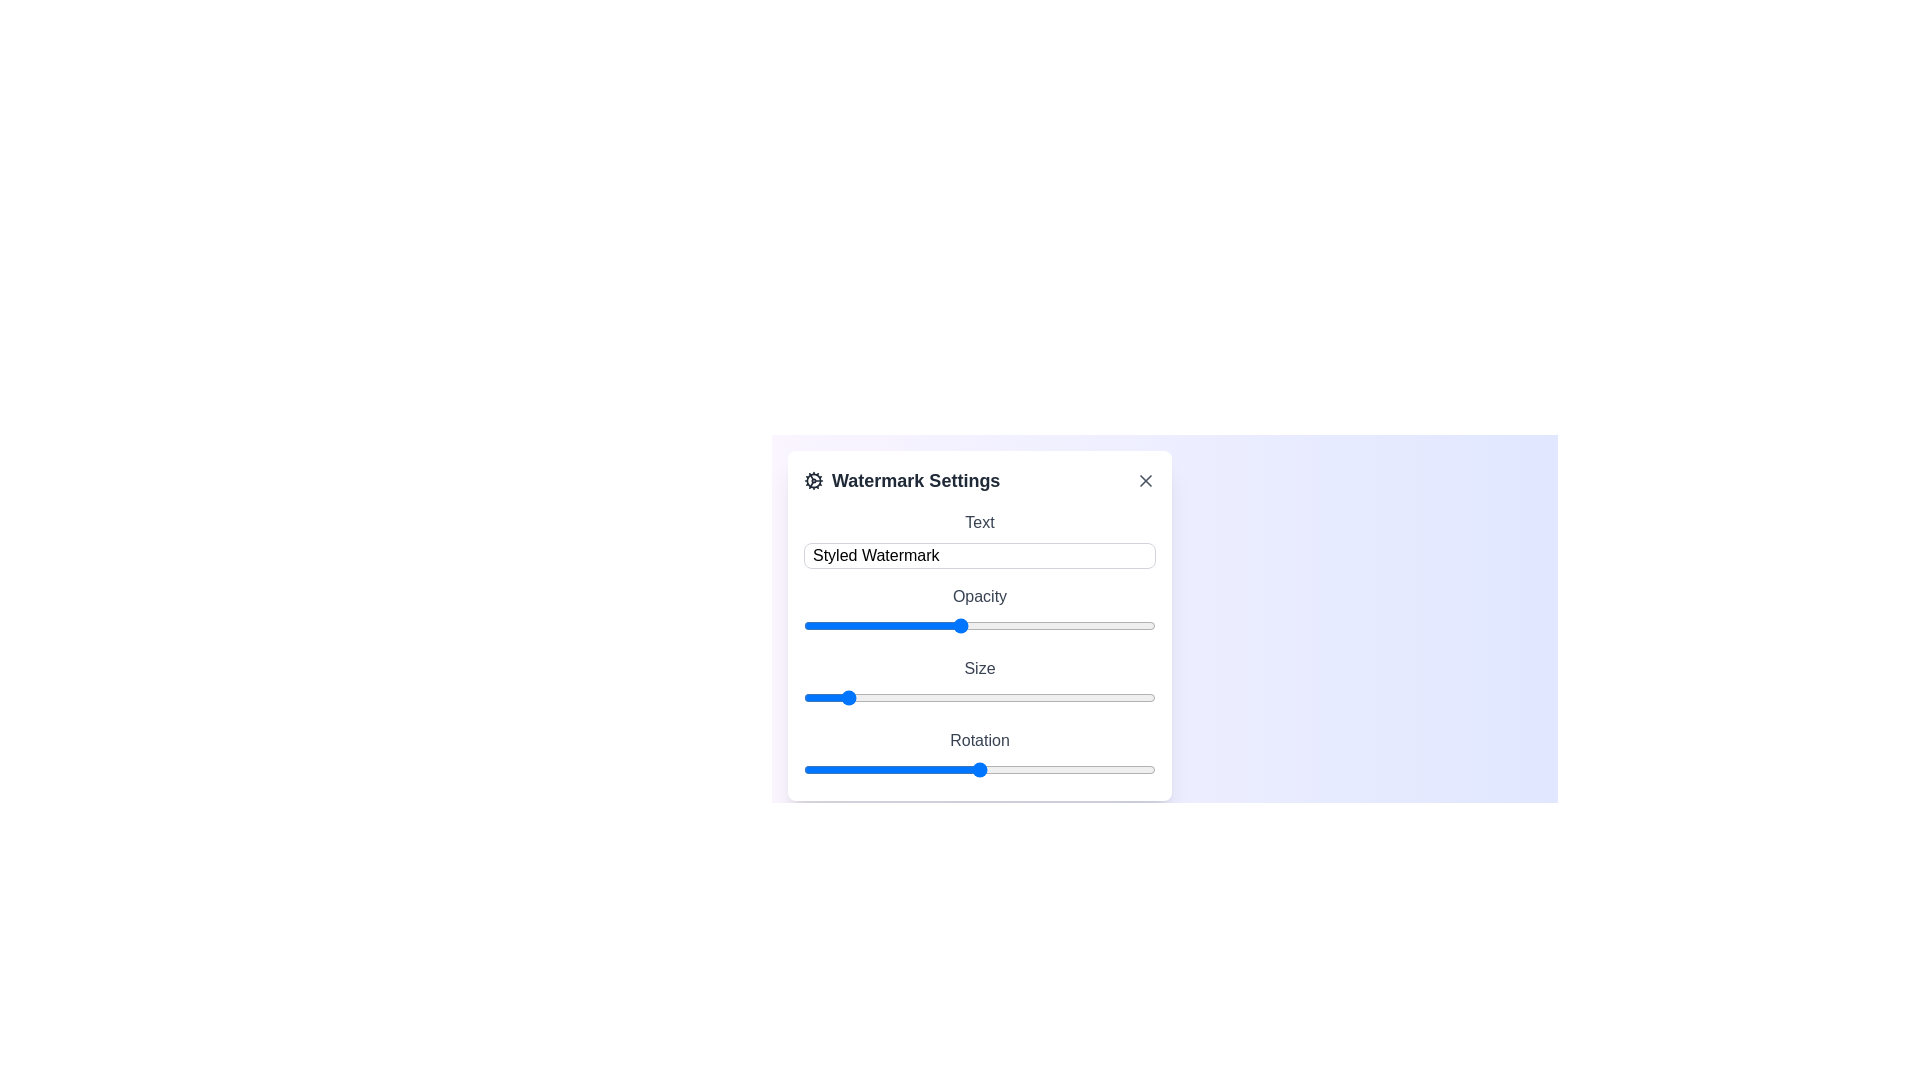  Describe the element at coordinates (1028, 697) in the screenshot. I see `size` at that location.